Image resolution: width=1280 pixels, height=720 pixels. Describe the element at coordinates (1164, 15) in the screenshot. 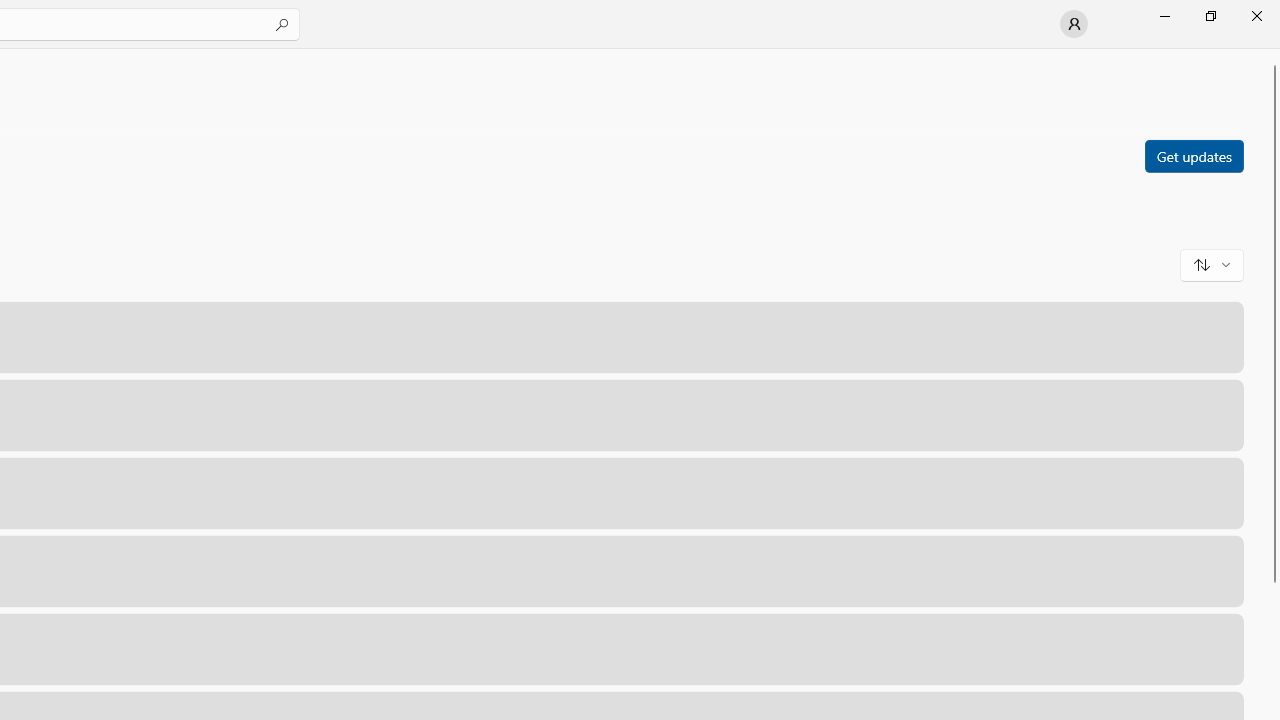

I see `'Minimize Microsoft Store'` at that location.